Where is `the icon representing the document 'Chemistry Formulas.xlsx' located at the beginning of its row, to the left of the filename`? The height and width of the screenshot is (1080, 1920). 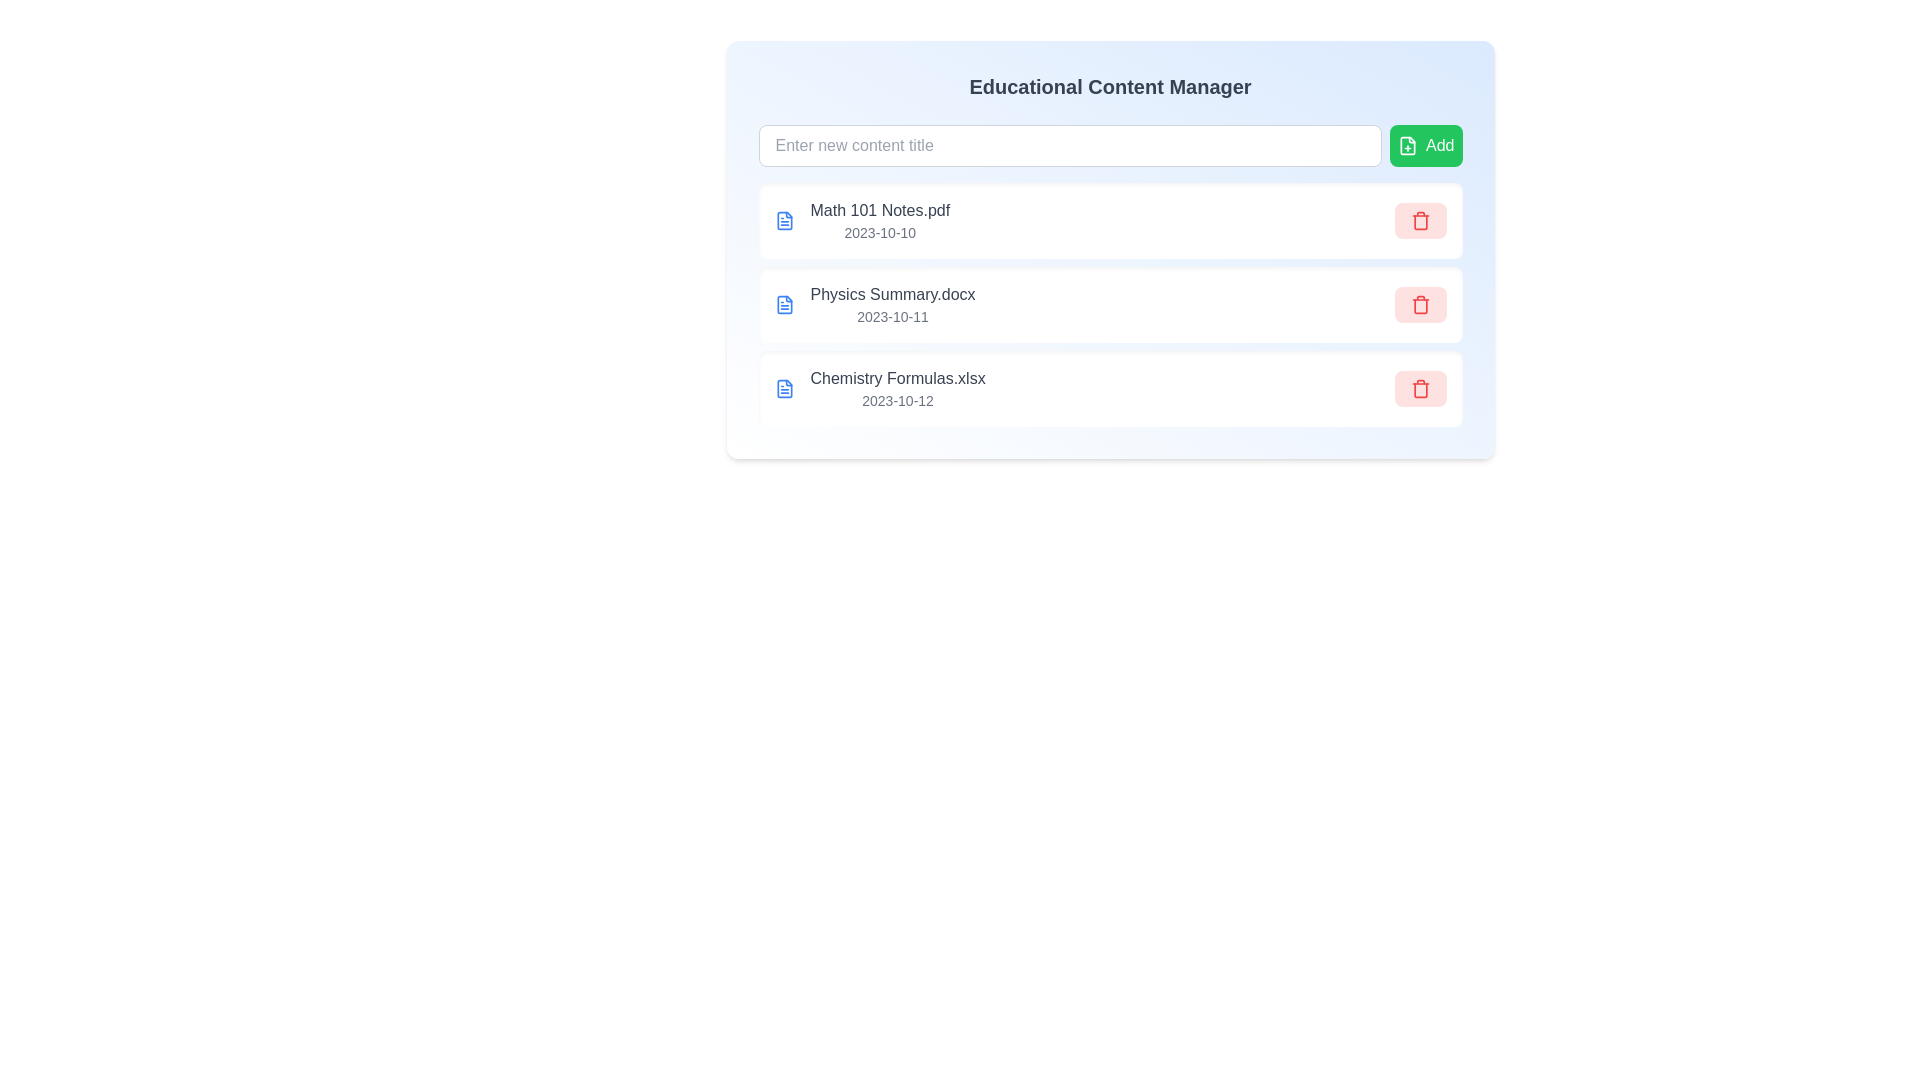
the icon representing the document 'Chemistry Formulas.xlsx' located at the beginning of its row, to the left of the filename is located at coordinates (783, 389).